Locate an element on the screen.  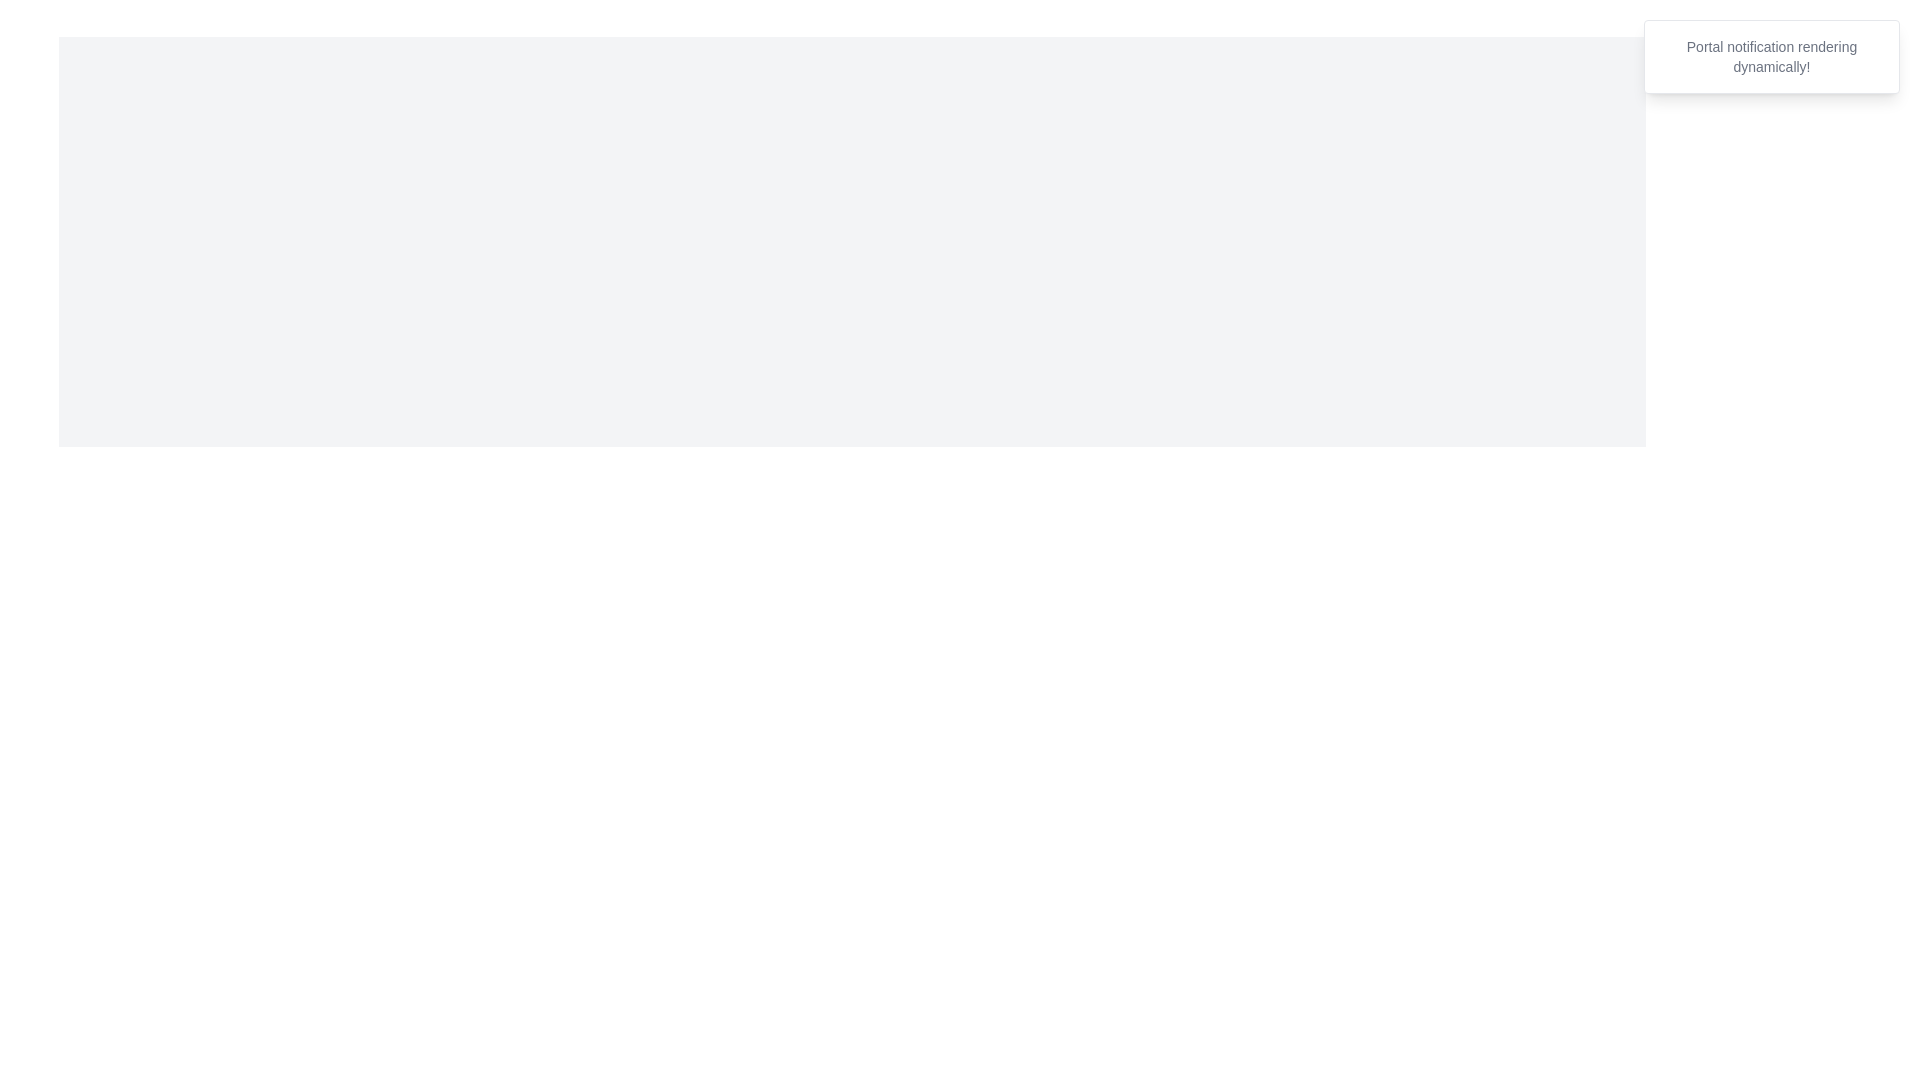
the static text element in the notification pop-up located at the top-right corner of the interface, which presents a dynamic notification message to the user is located at coordinates (1771, 56).